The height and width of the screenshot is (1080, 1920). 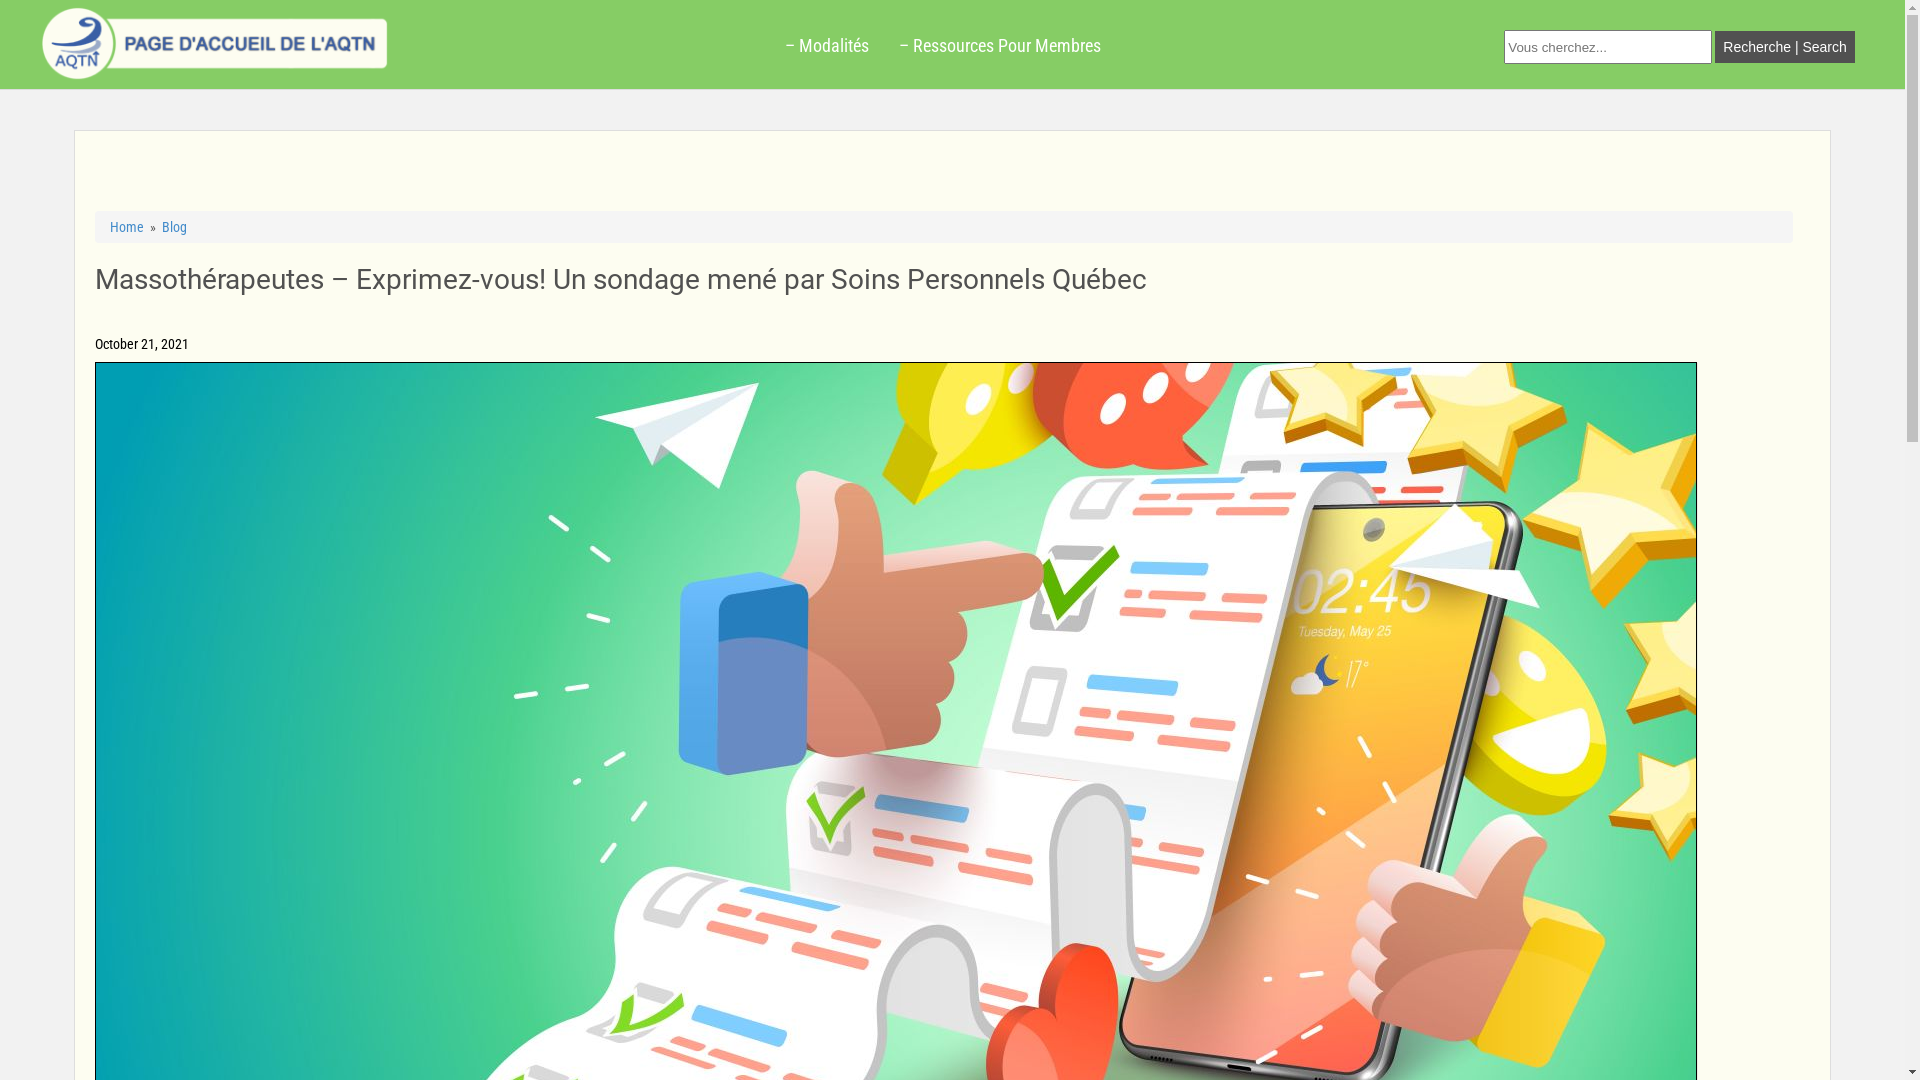 I want to click on 'Home', so click(x=125, y=226).